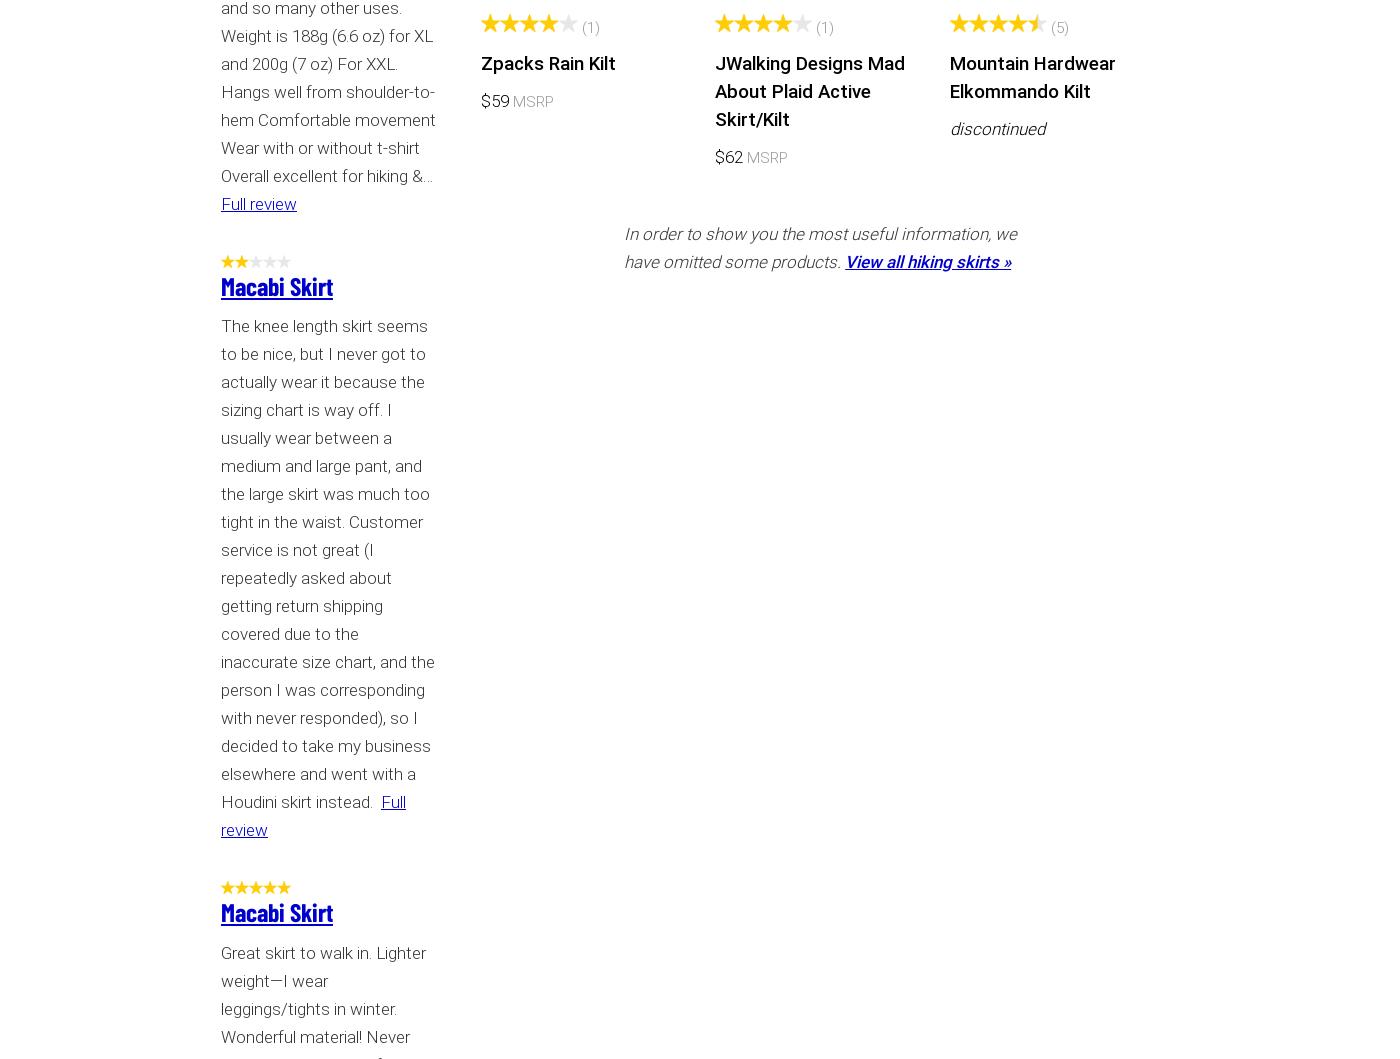 This screenshot has width=1400, height=1059. What do you see at coordinates (480, 63) in the screenshot?
I see `'Zpacks Rain Kilt'` at bounding box center [480, 63].